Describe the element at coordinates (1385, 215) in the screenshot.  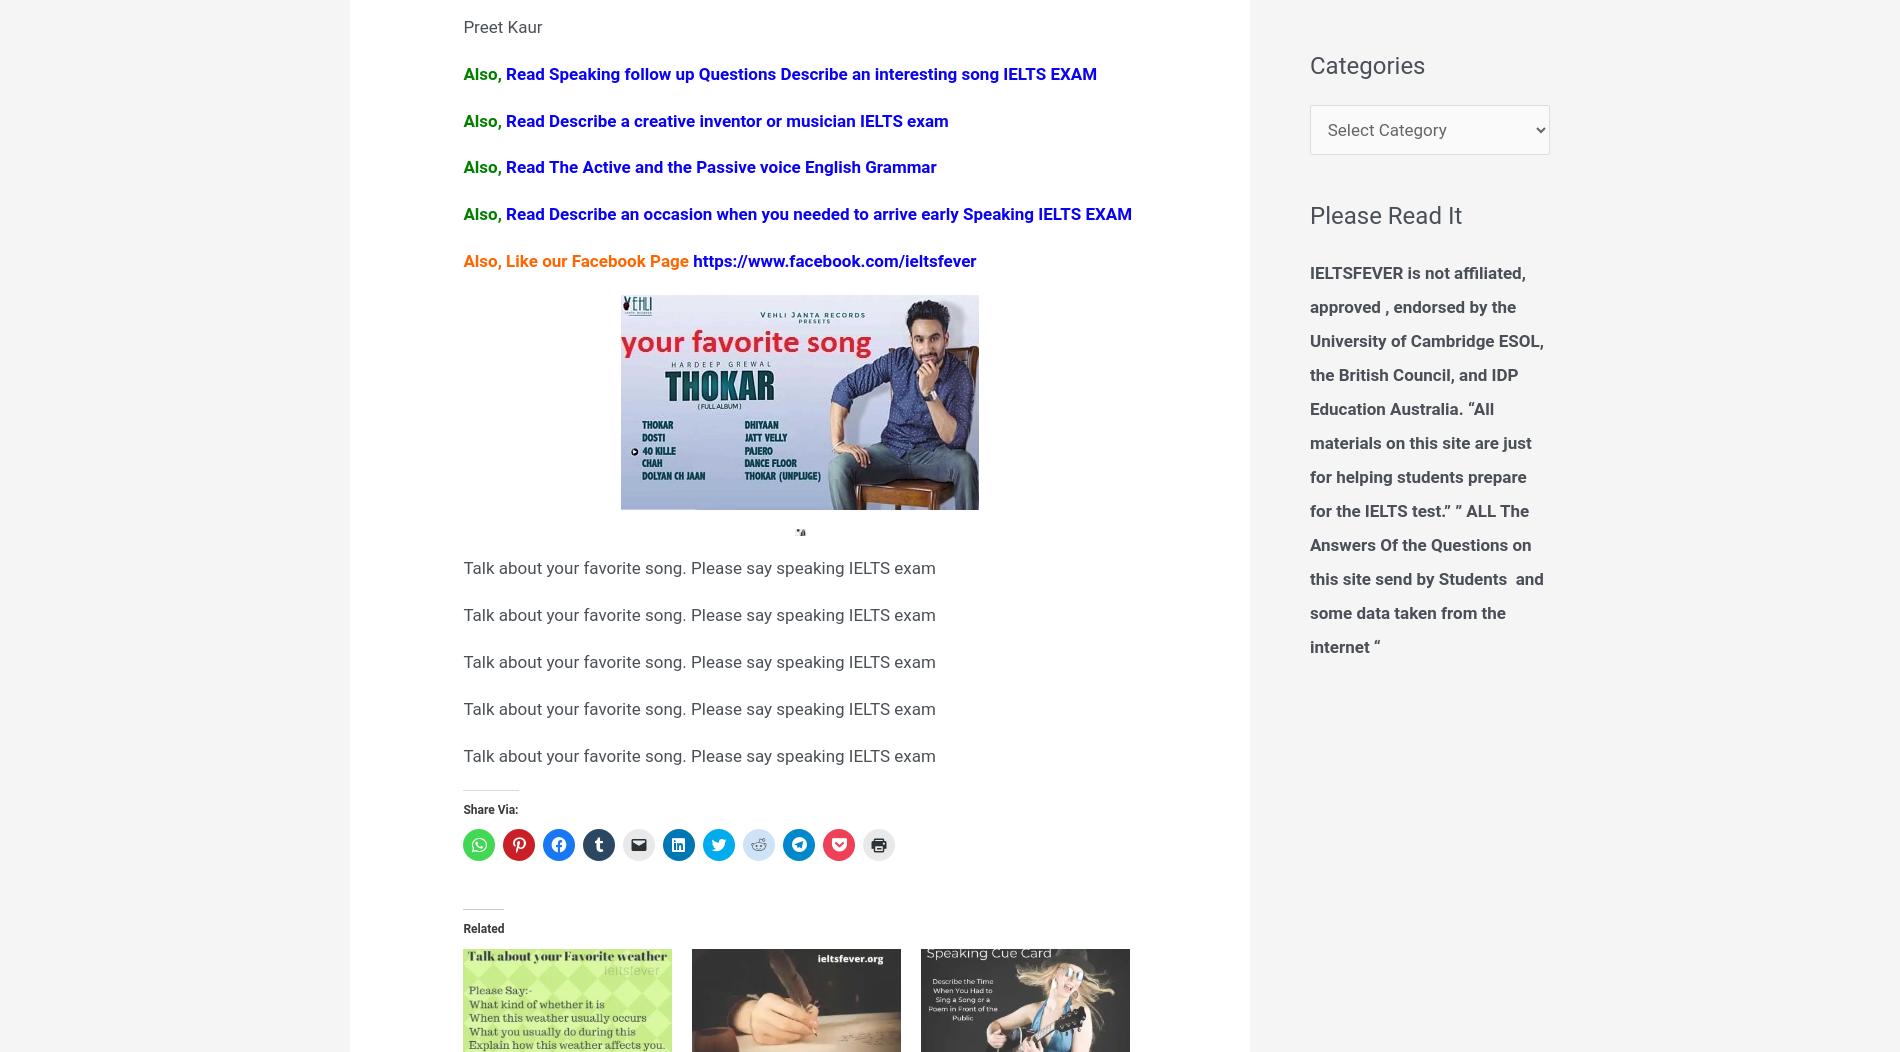
I see `'Please Read It'` at that location.